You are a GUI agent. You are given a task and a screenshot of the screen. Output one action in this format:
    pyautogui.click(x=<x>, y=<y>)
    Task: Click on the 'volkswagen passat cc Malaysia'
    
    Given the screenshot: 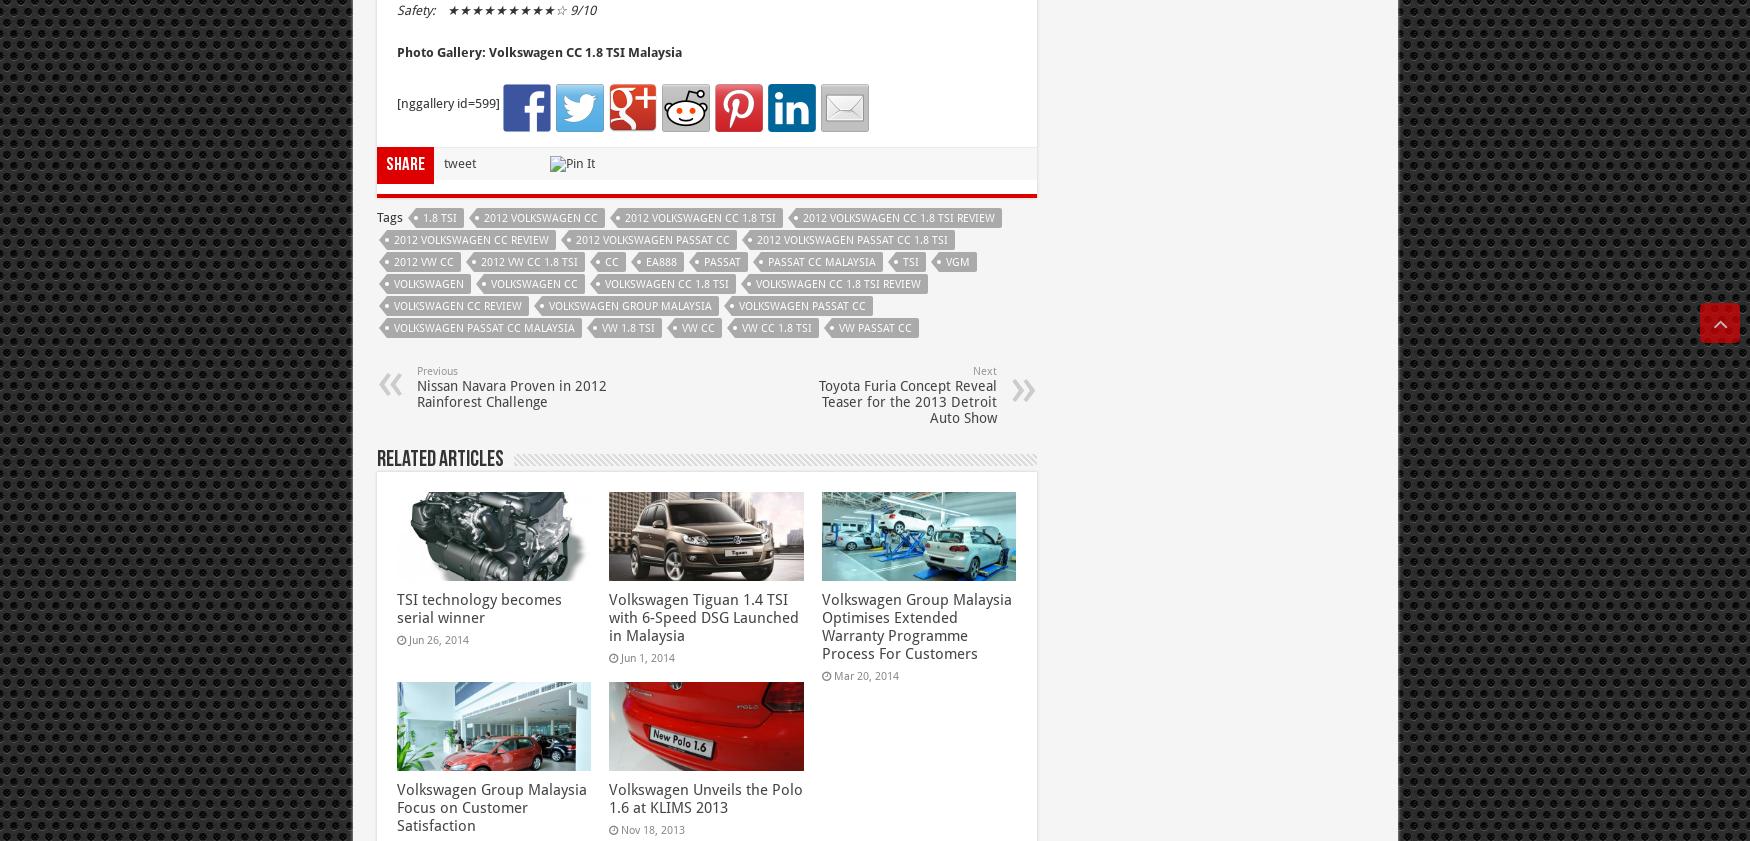 What is the action you would take?
    pyautogui.click(x=483, y=326)
    